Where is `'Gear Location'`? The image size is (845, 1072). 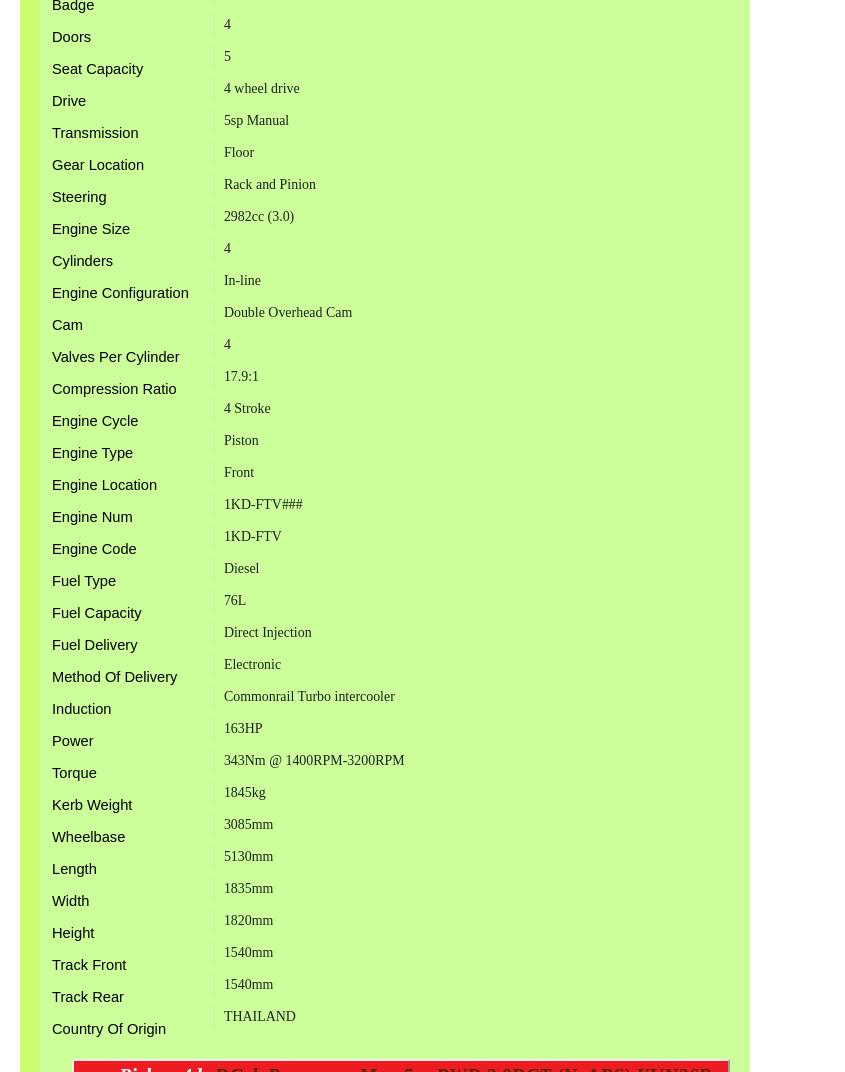
'Gear Location' is located at coordinates (98, 163).